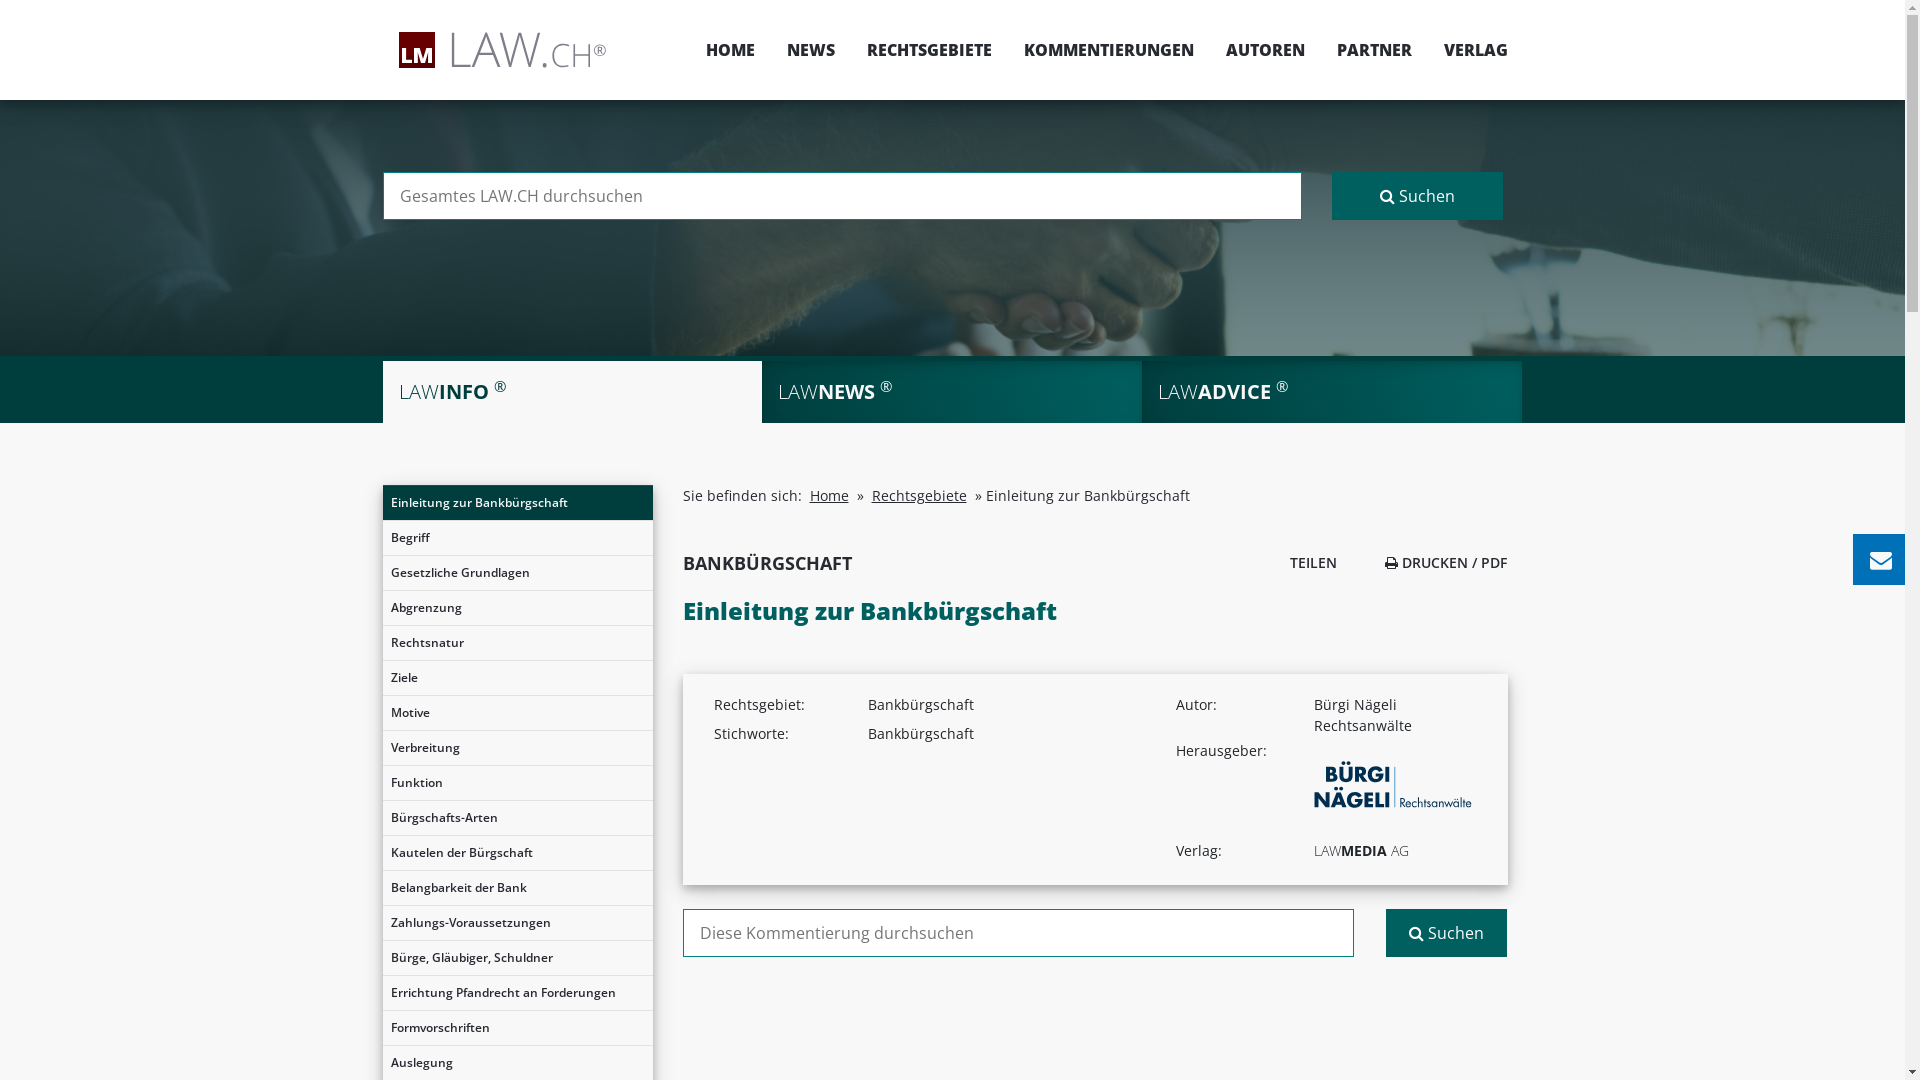 This screenshot has height=1080, width=1920. What do you see at coordinates (517, 677) in the screenshot?
I see `'Ziele'` at bounding box center [517, 677].